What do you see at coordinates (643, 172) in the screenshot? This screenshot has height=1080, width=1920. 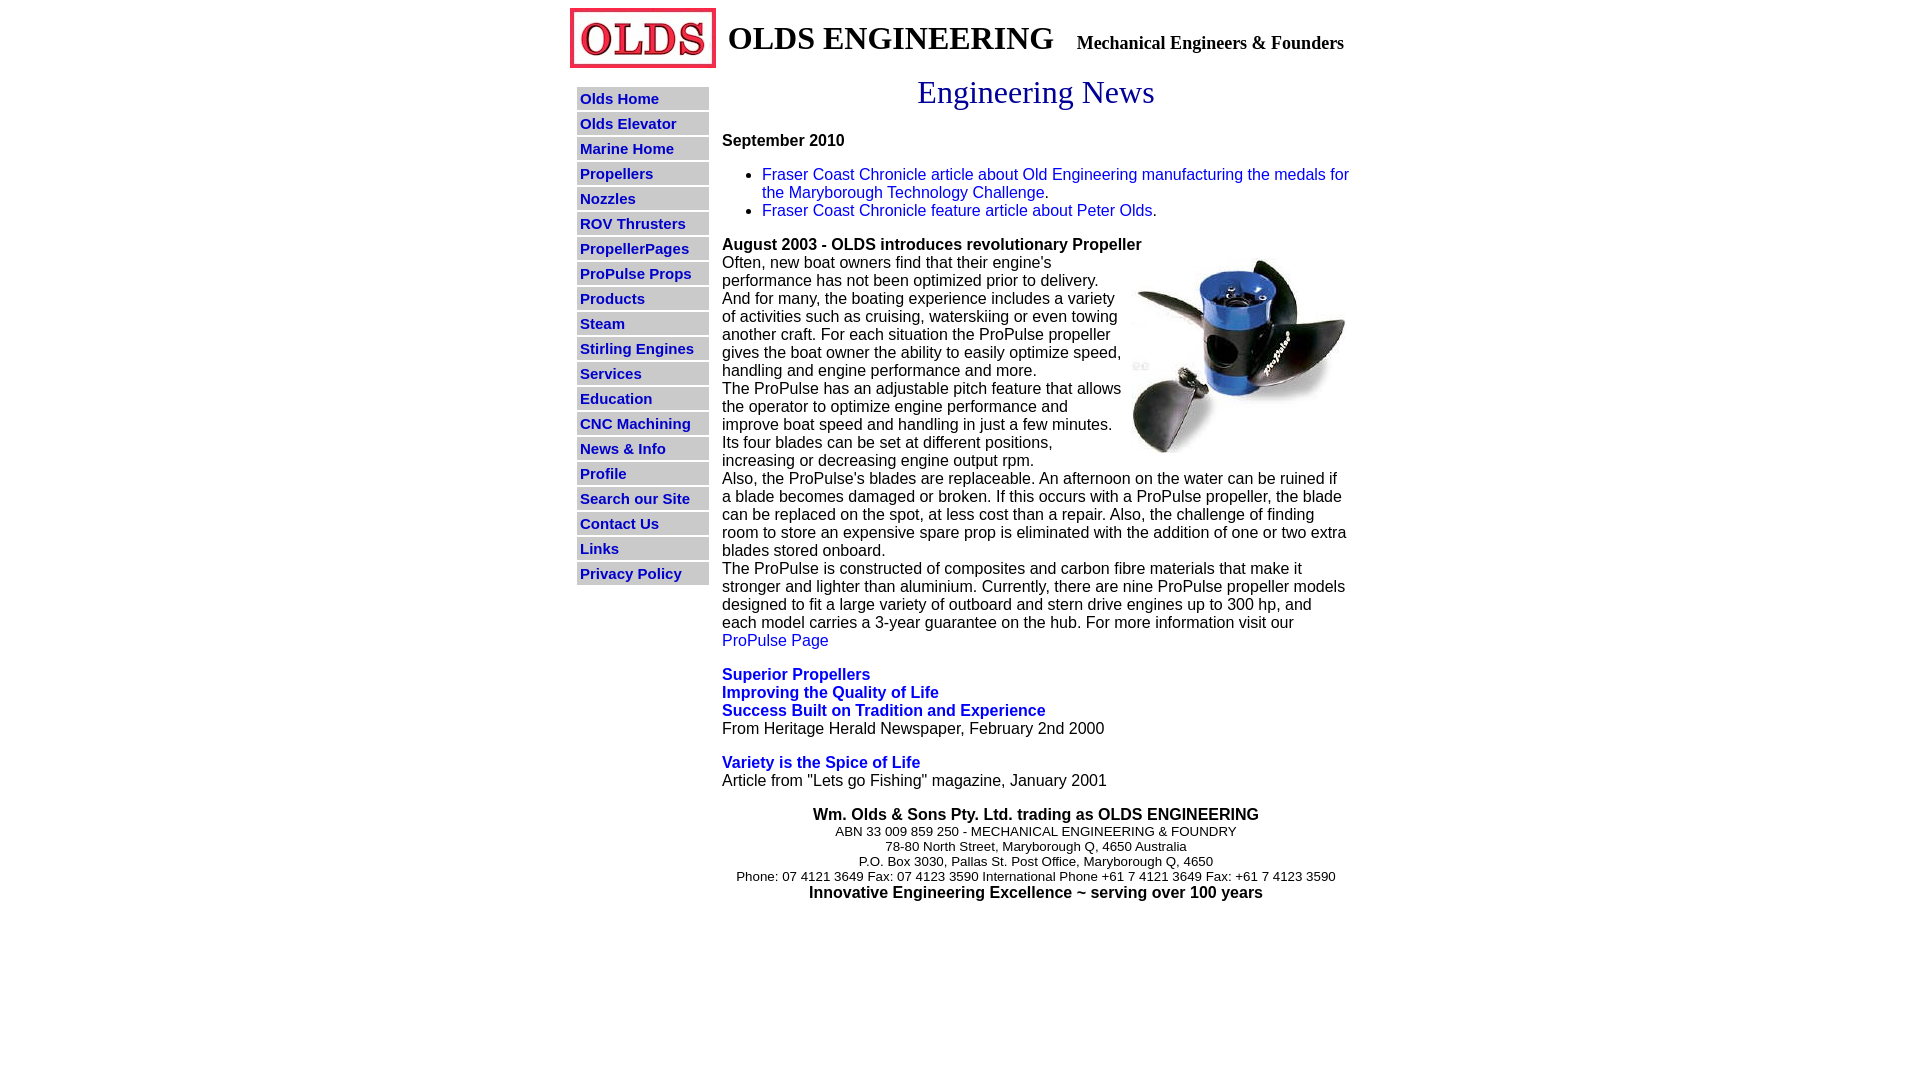 I see `'Propellers'` at bounding box center [643, 172].